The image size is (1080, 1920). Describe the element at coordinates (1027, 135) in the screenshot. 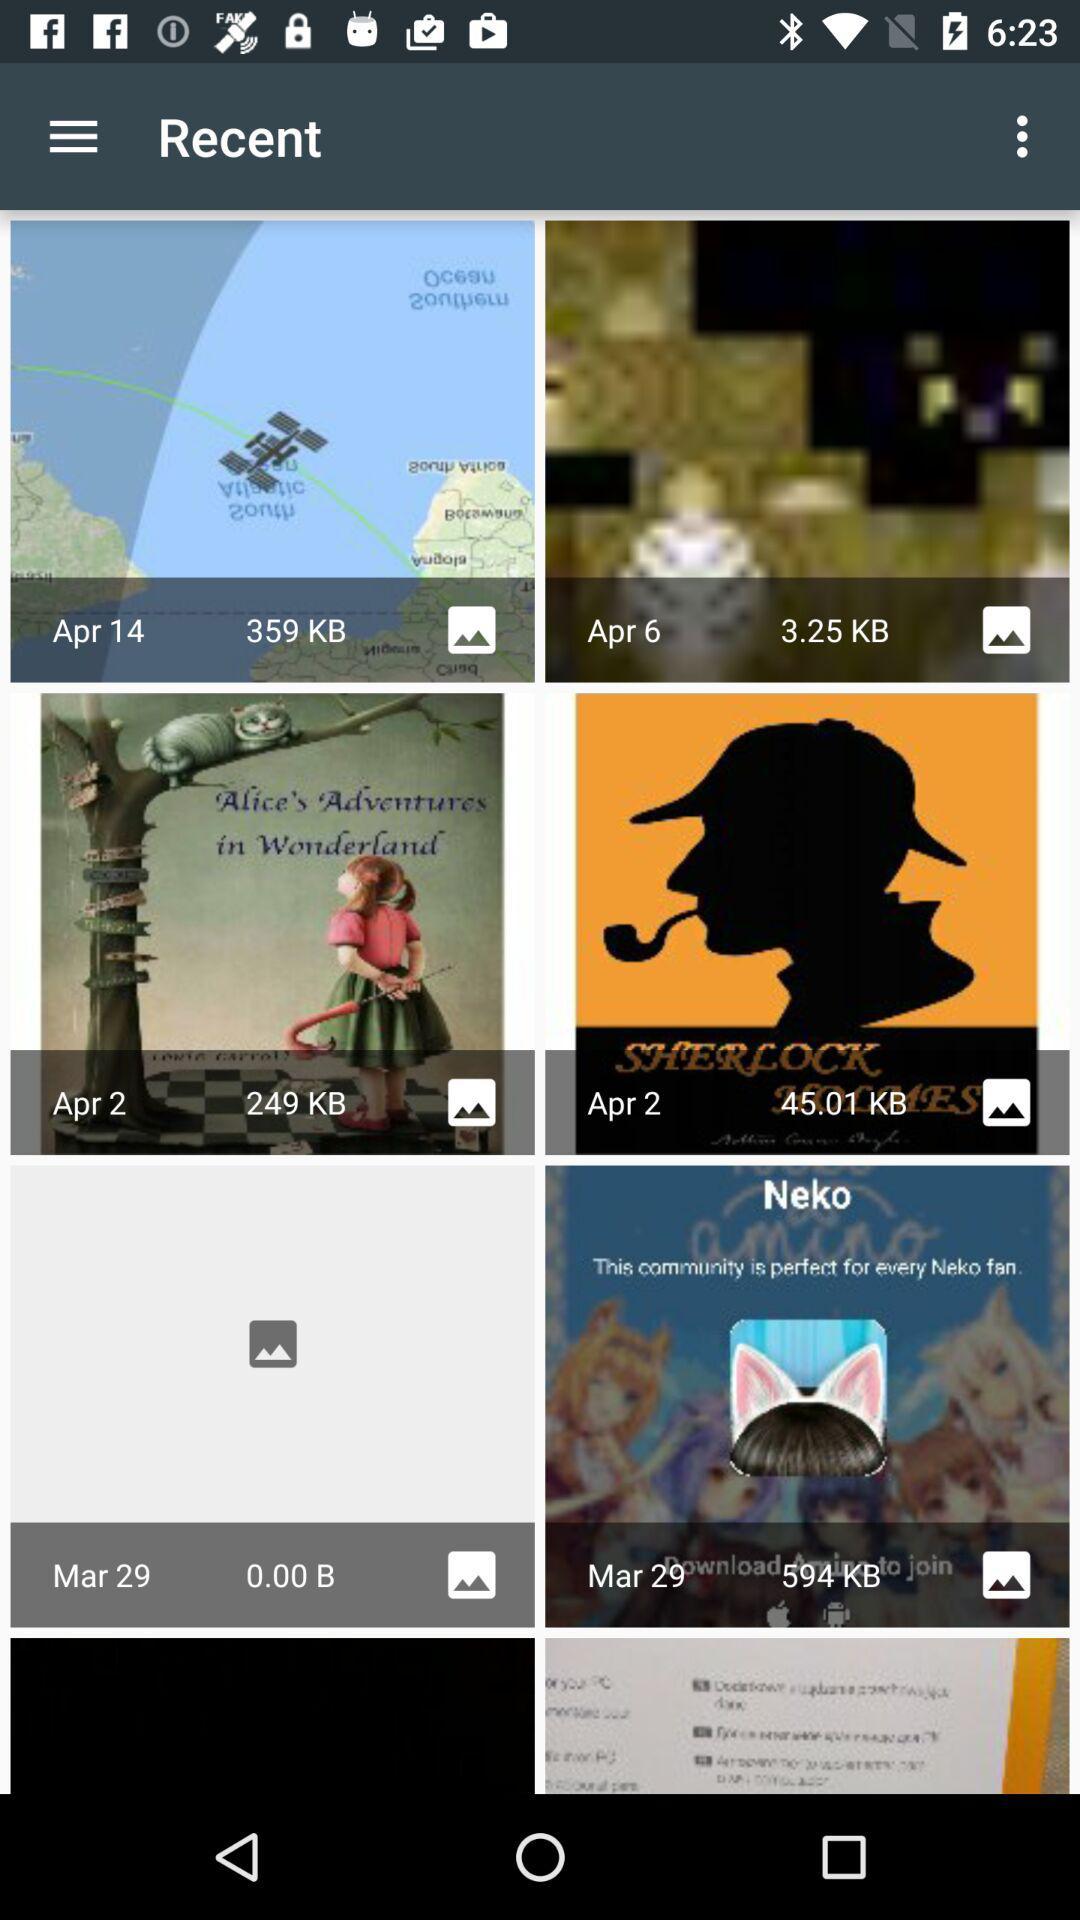

I see `the icon next to the recent icon` at that location.